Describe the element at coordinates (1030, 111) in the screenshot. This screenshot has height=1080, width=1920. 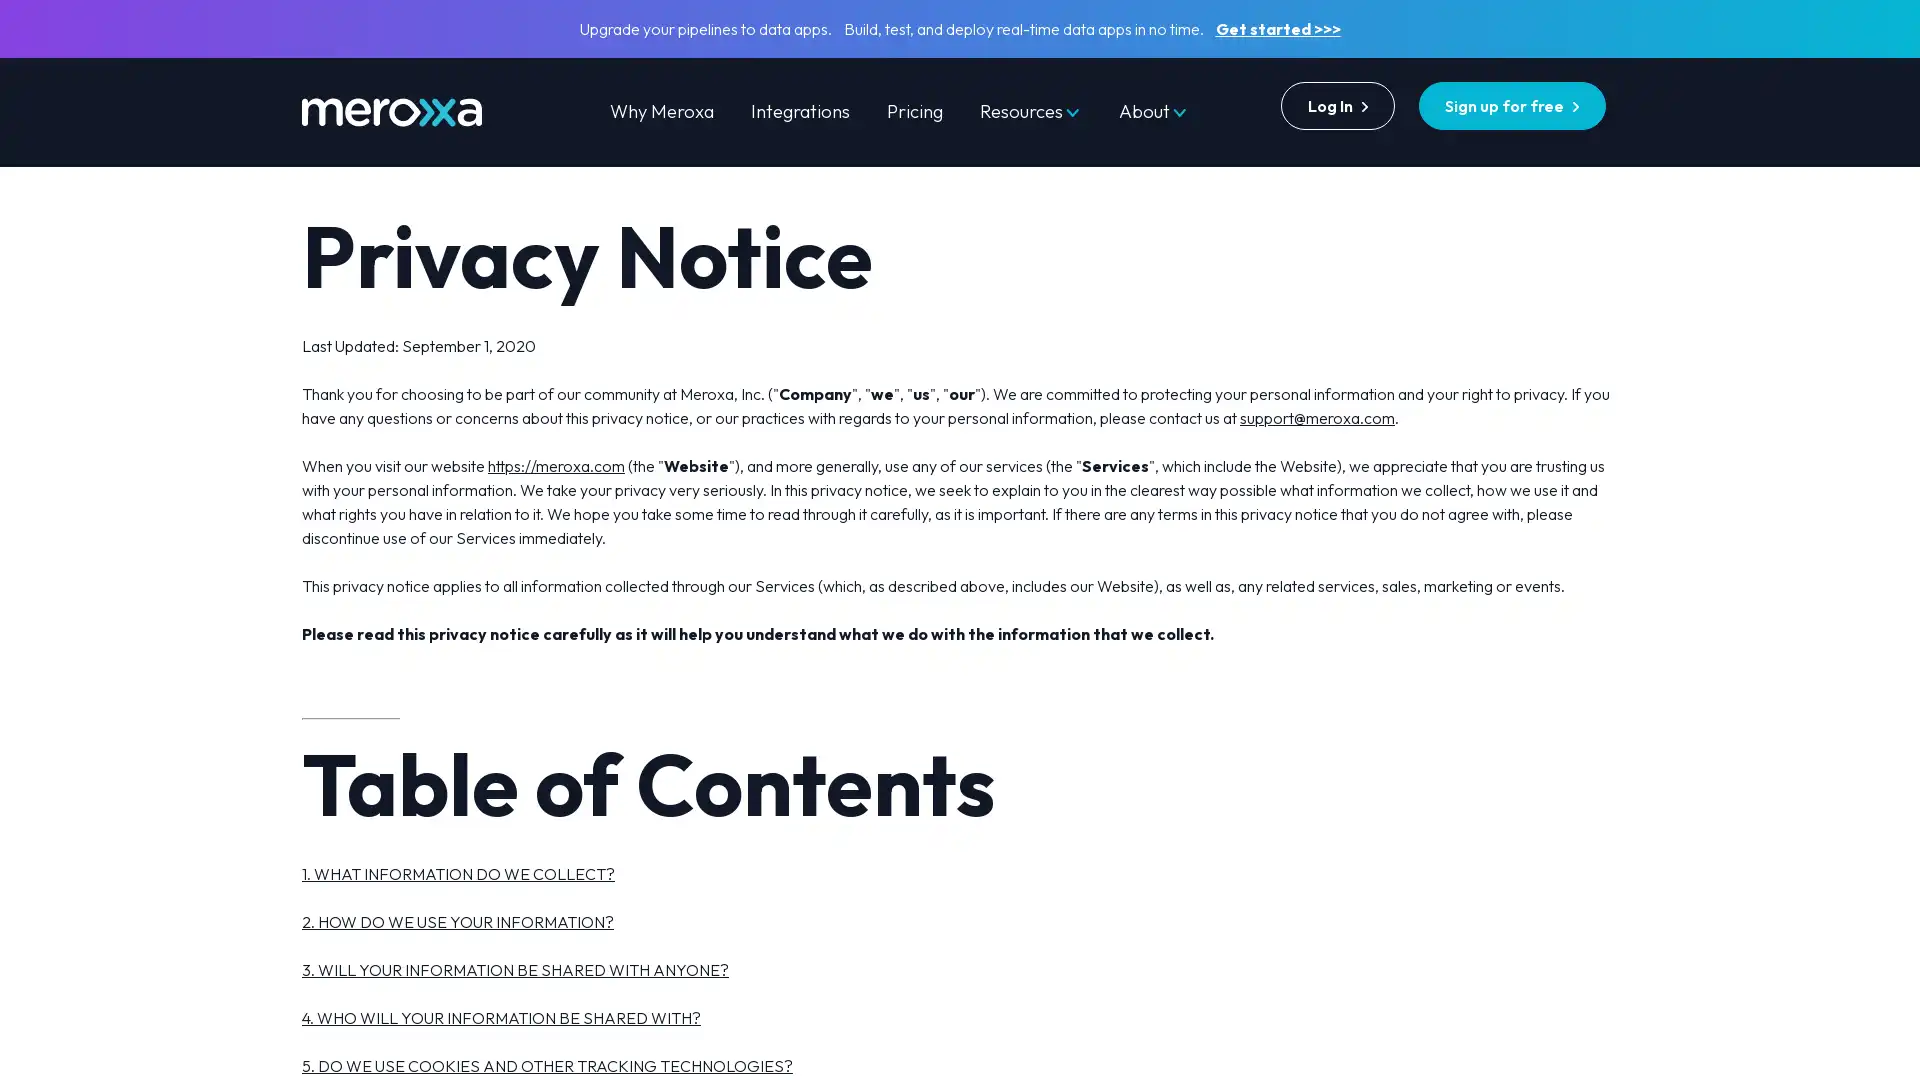
I see `Resources` at that location.